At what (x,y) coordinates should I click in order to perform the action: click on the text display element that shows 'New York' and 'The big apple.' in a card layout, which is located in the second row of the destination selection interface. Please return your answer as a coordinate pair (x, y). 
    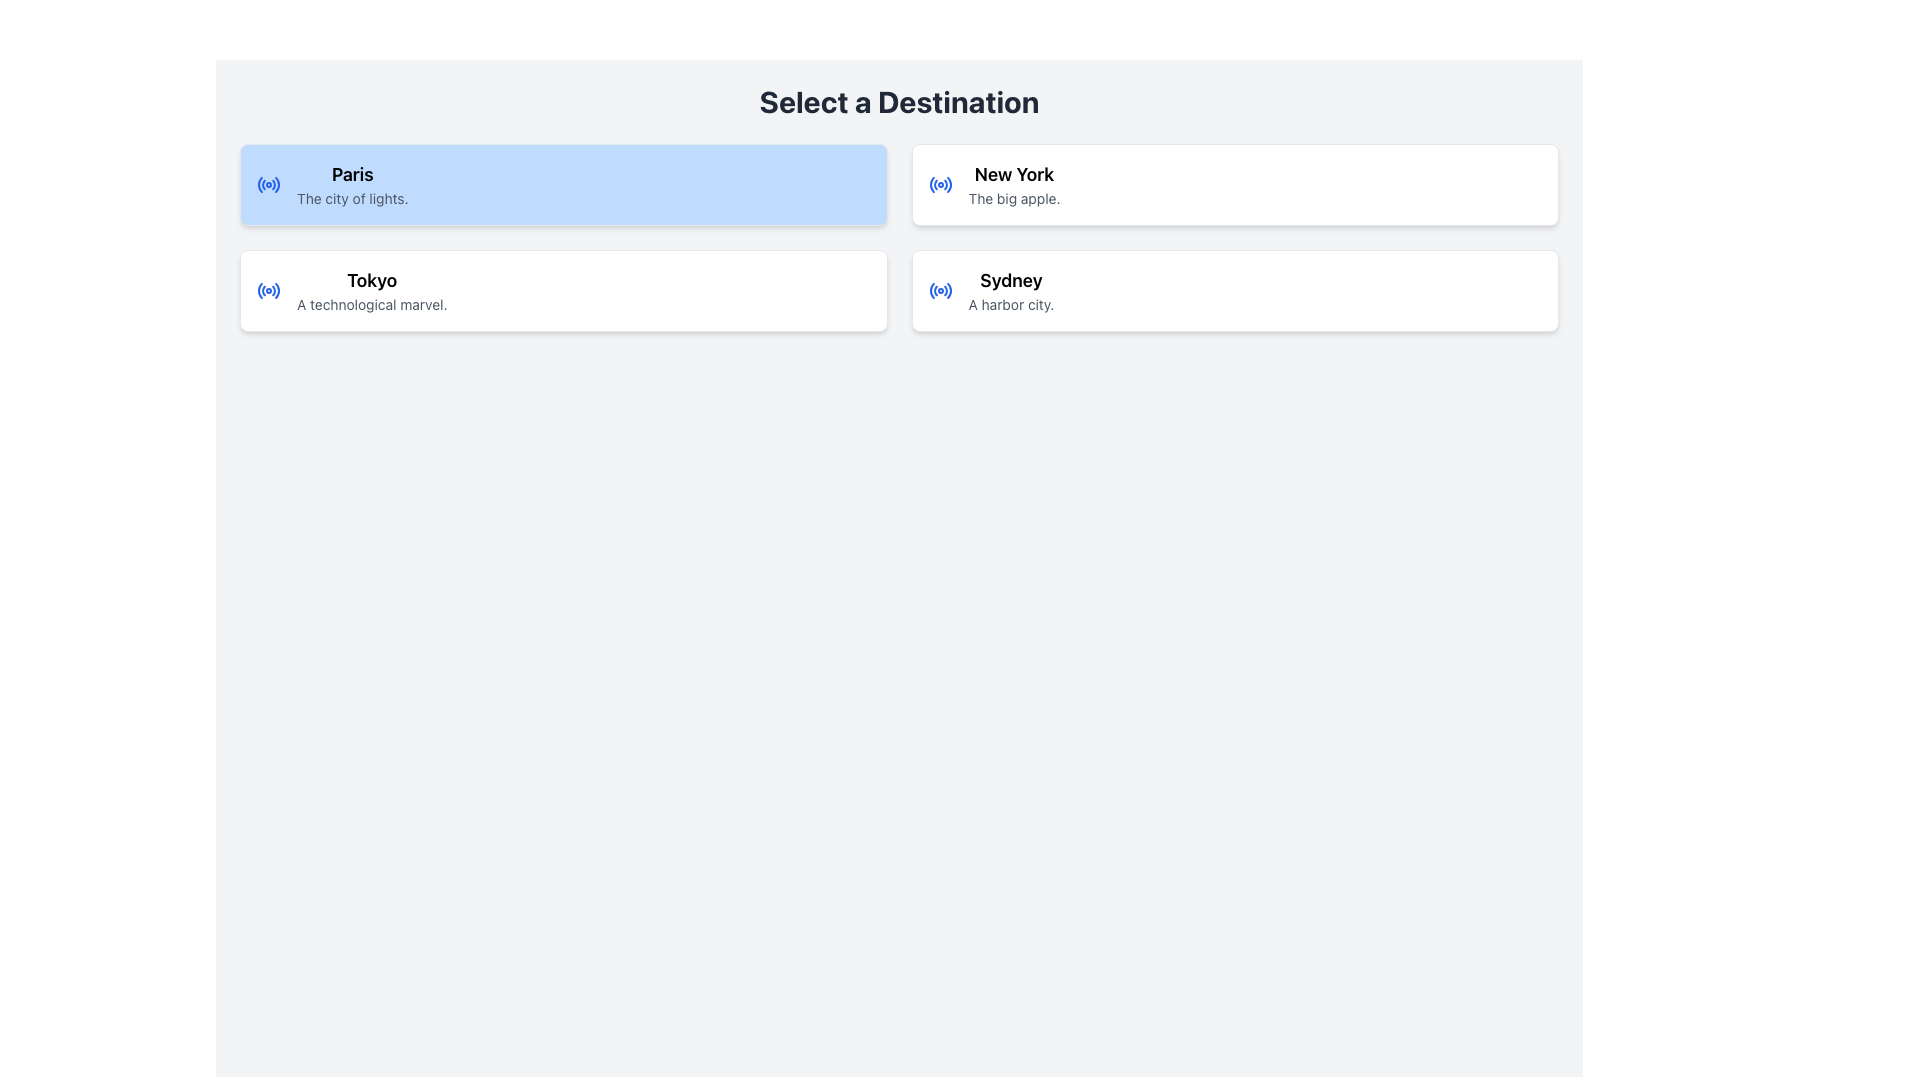
    Looking at the image, I should click on (1014, 185).